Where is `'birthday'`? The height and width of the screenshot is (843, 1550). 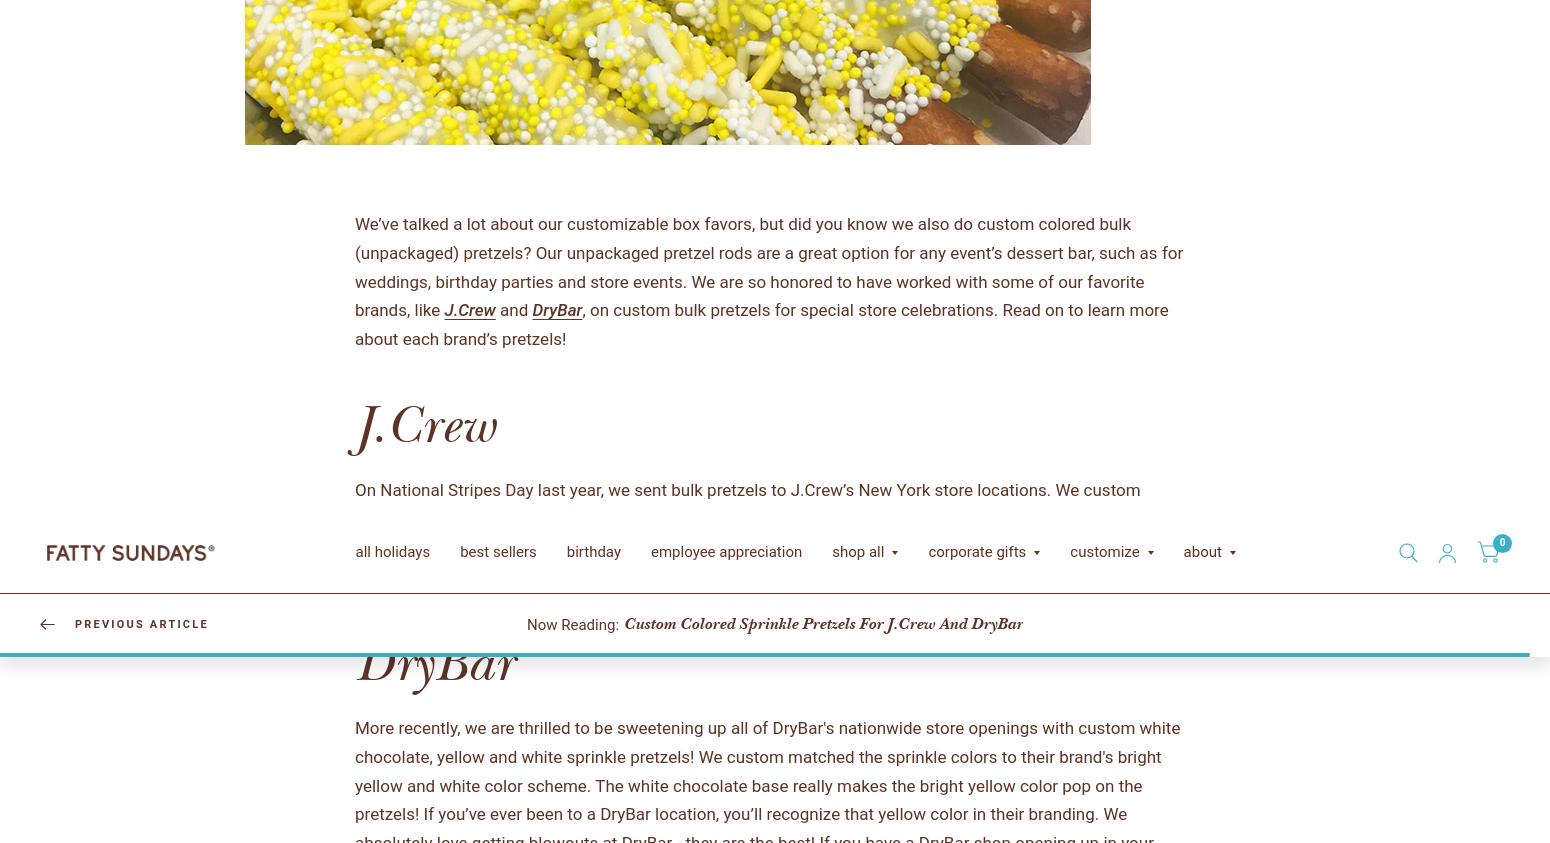
'birthday' is located at coordinates (135, 740).